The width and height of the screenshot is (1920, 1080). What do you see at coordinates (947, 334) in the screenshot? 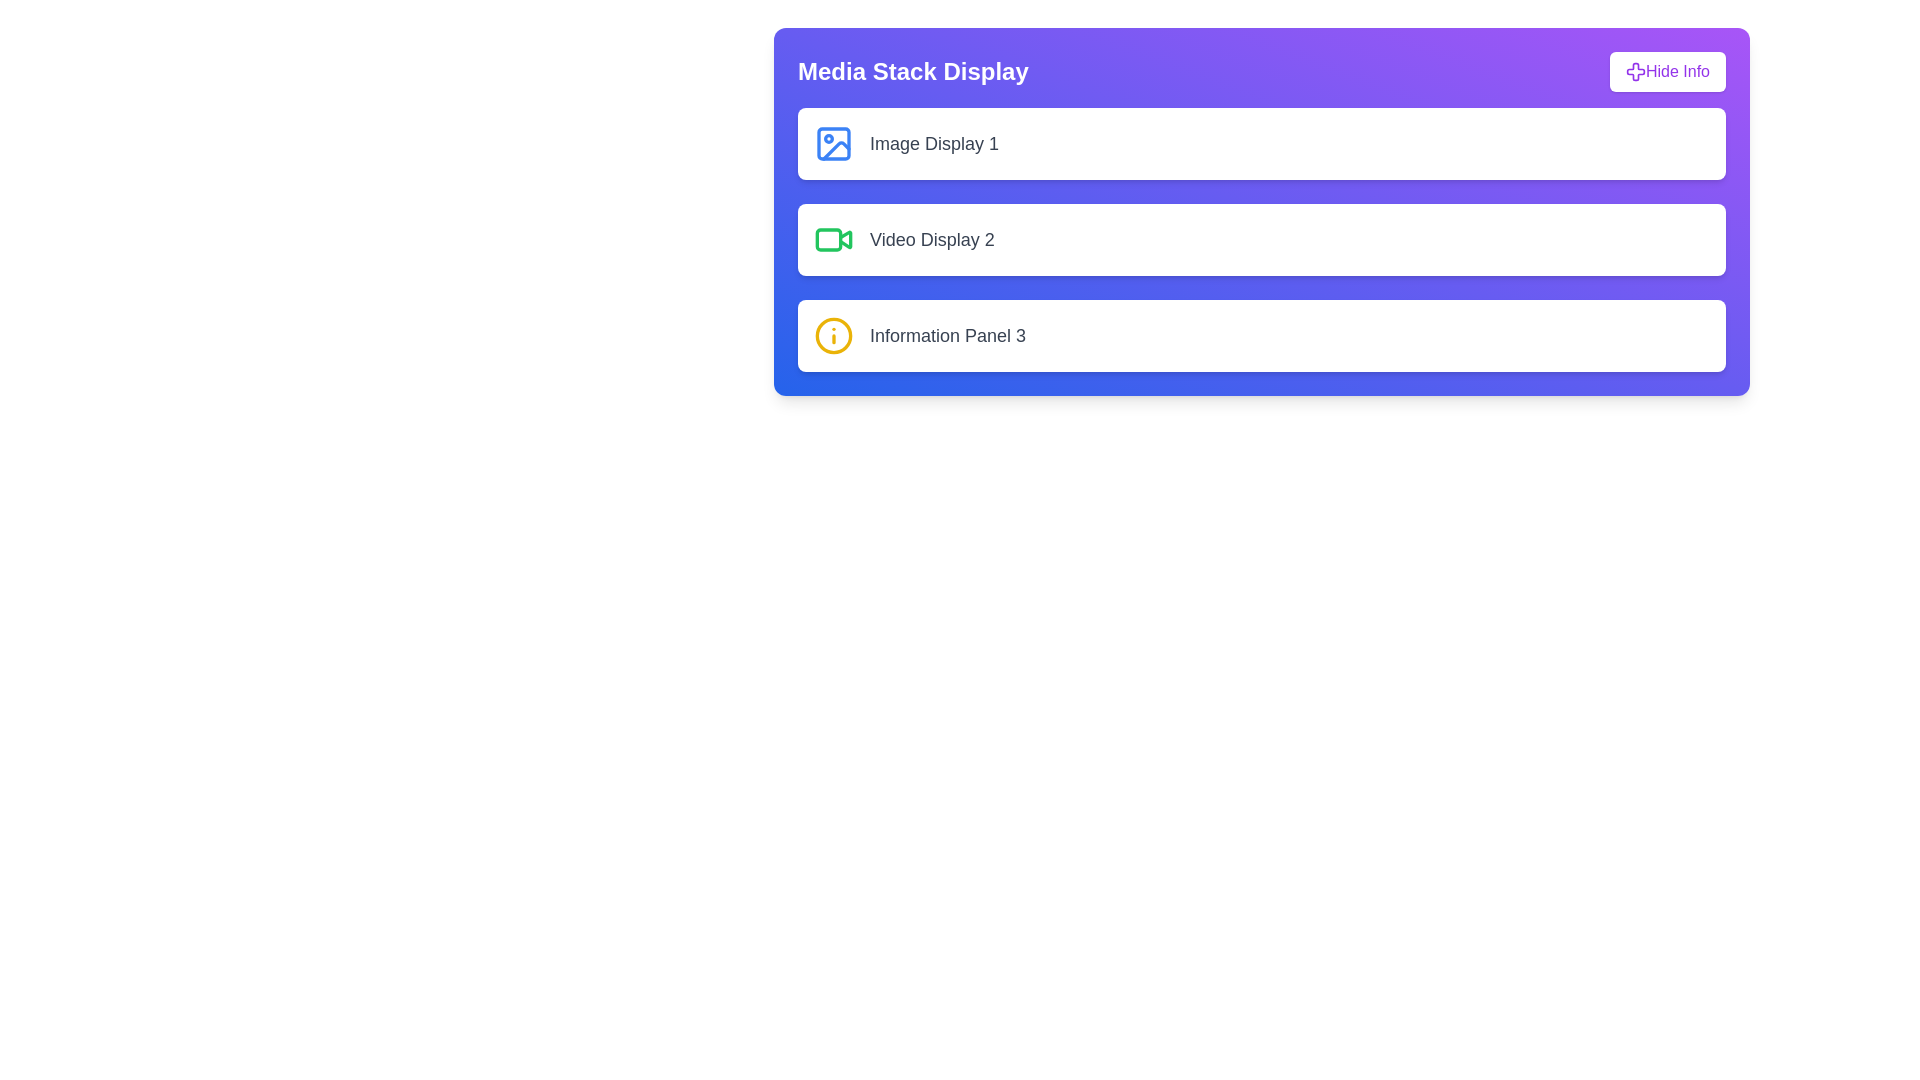
I see `text content of the Text Label titled 'Information Panel 3', which is located to the right of an information icon in the third row of the Media Stack Display section` at bounding box center [947, 334].